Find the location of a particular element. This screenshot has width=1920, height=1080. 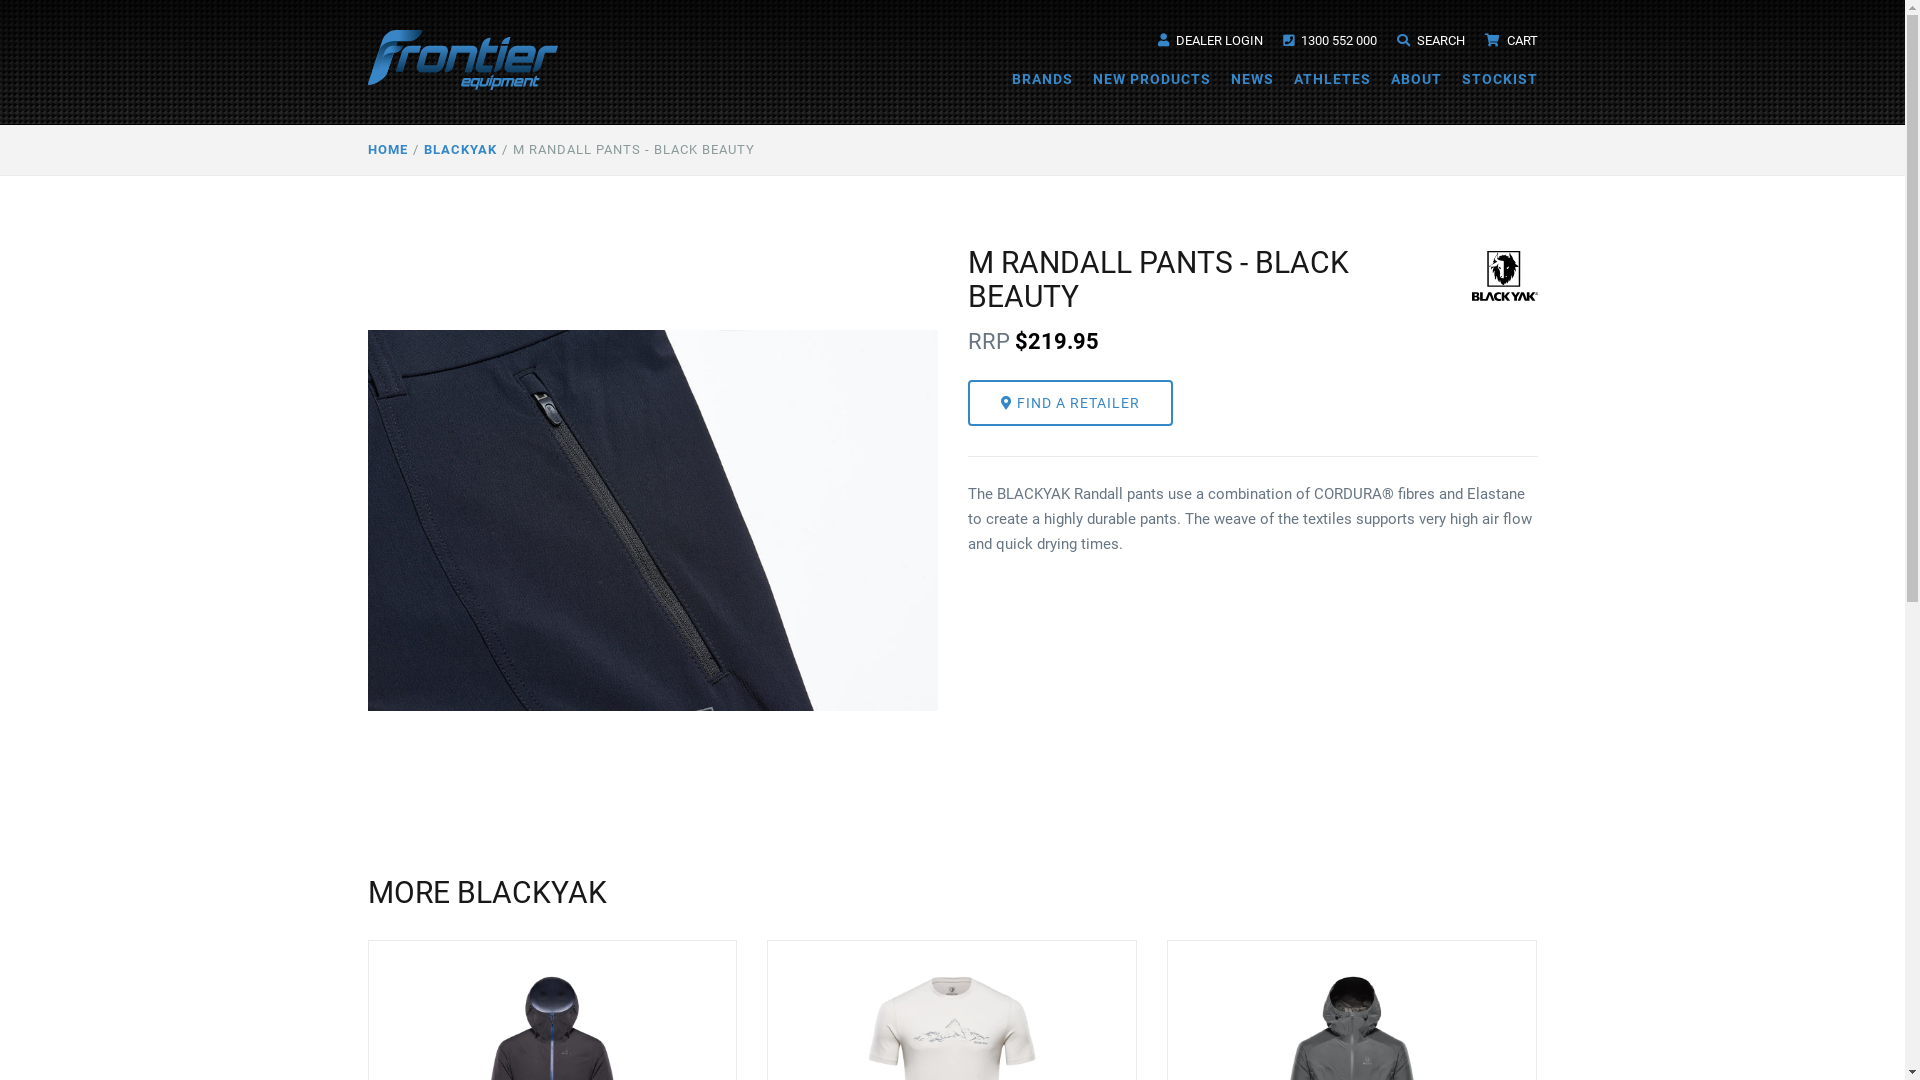

'ABOUT' is located at coordinates (1414, 77).